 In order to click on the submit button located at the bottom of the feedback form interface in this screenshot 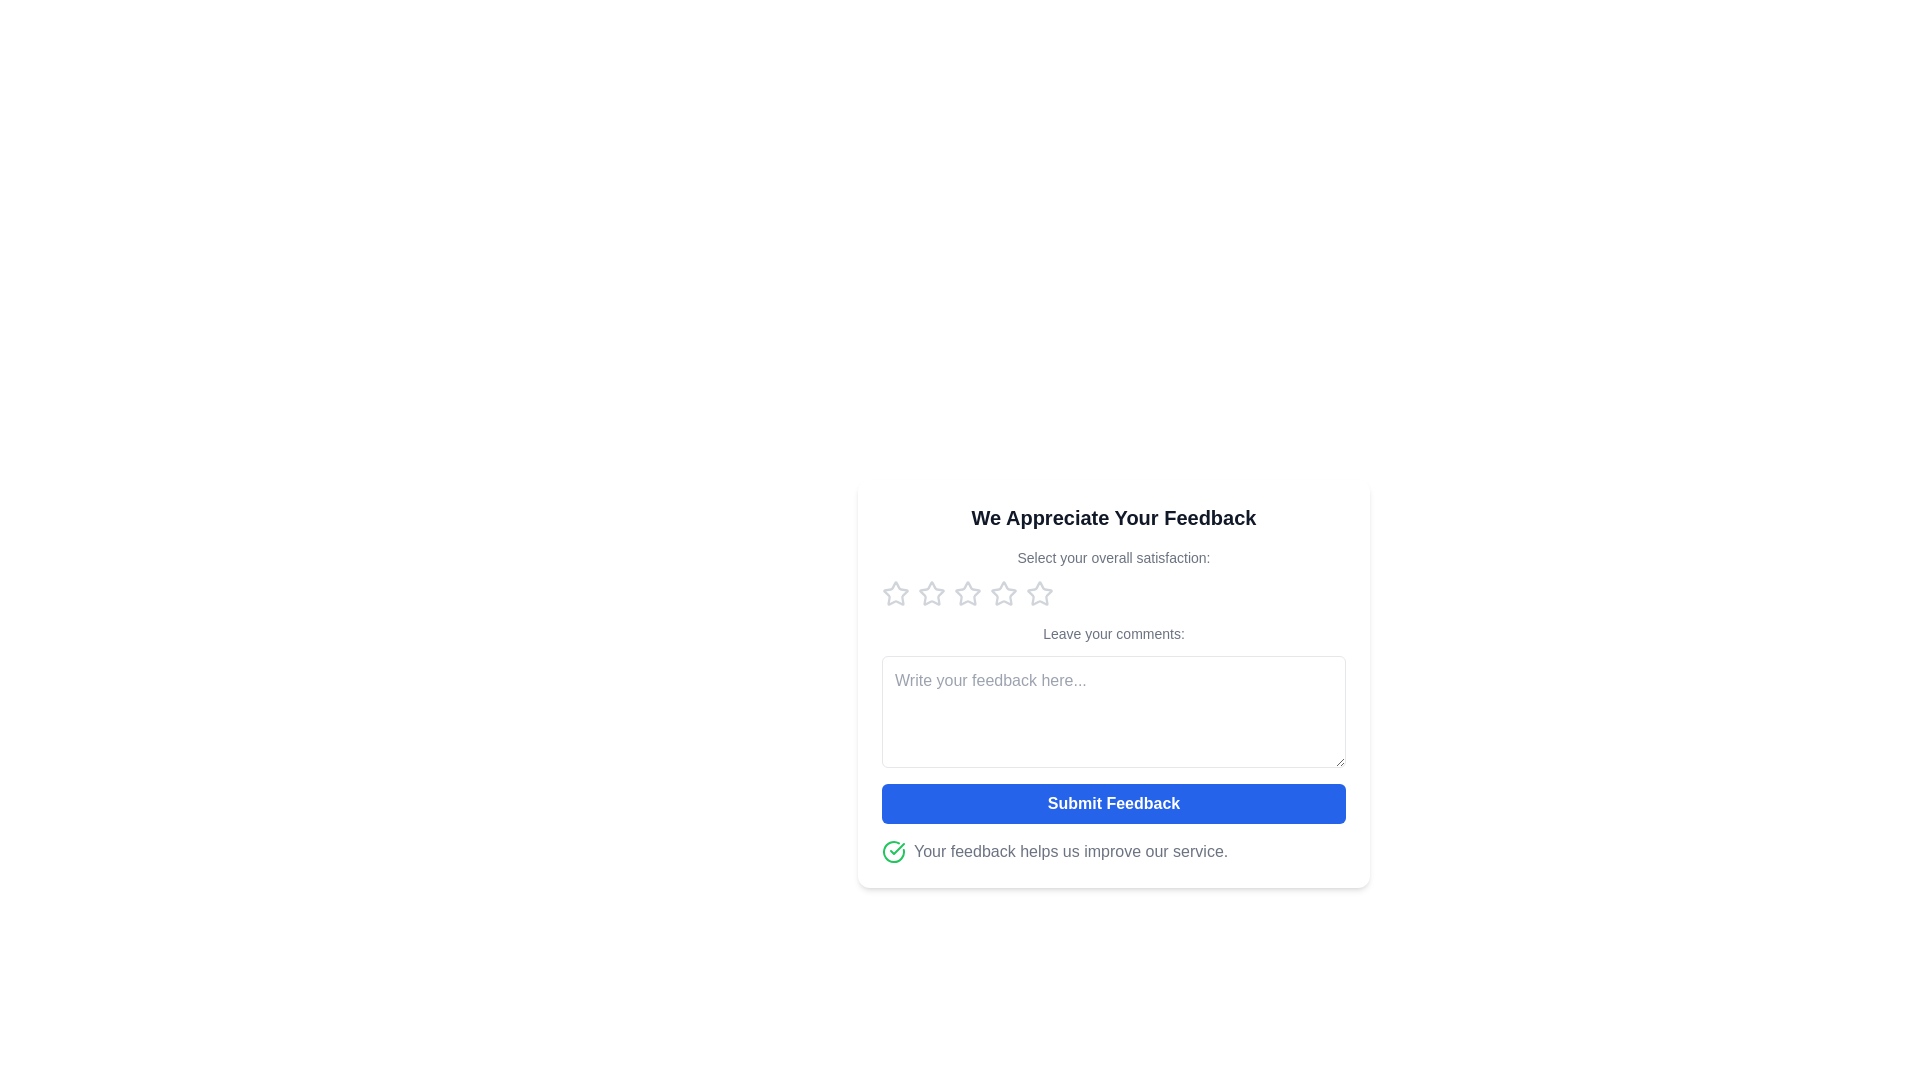, I will do `click(1112, 802)`.